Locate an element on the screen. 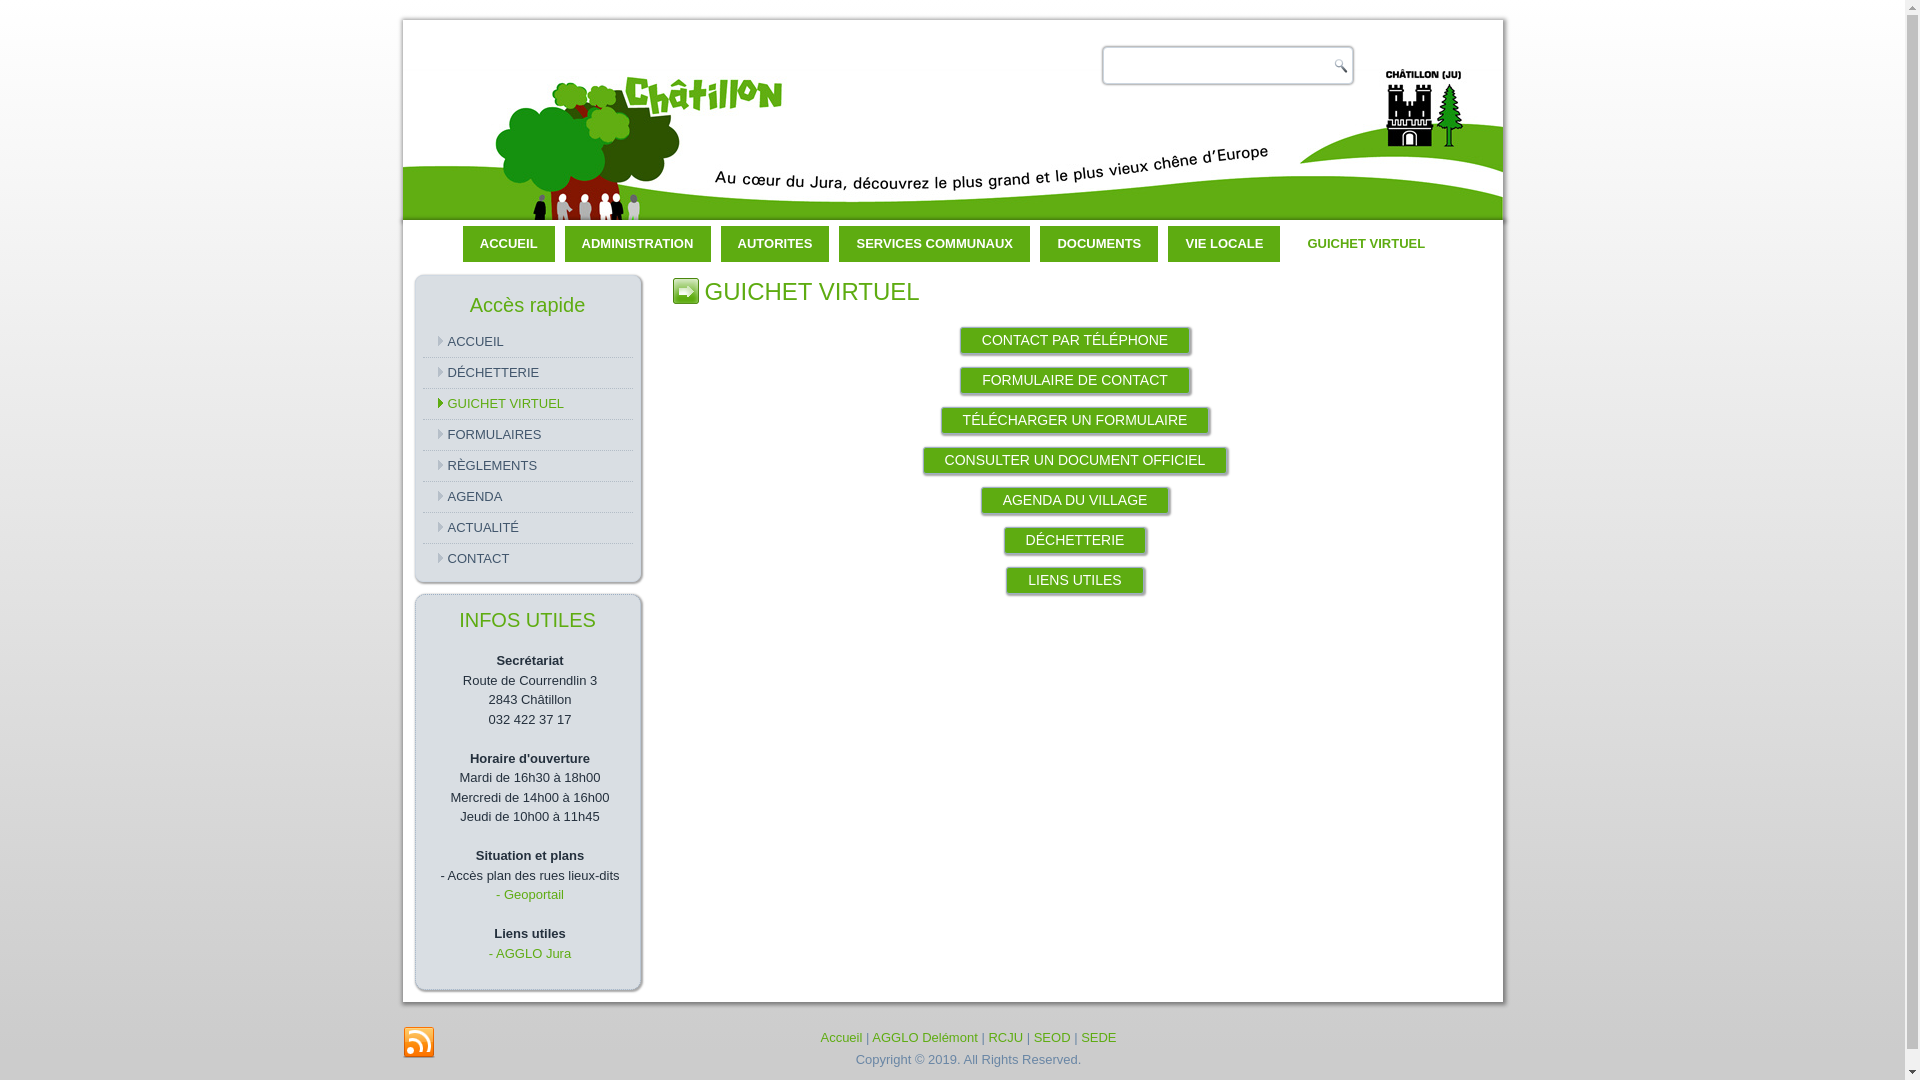  'FORMULAIRE DE CONTACT' is located at coordinates (1074, 380).